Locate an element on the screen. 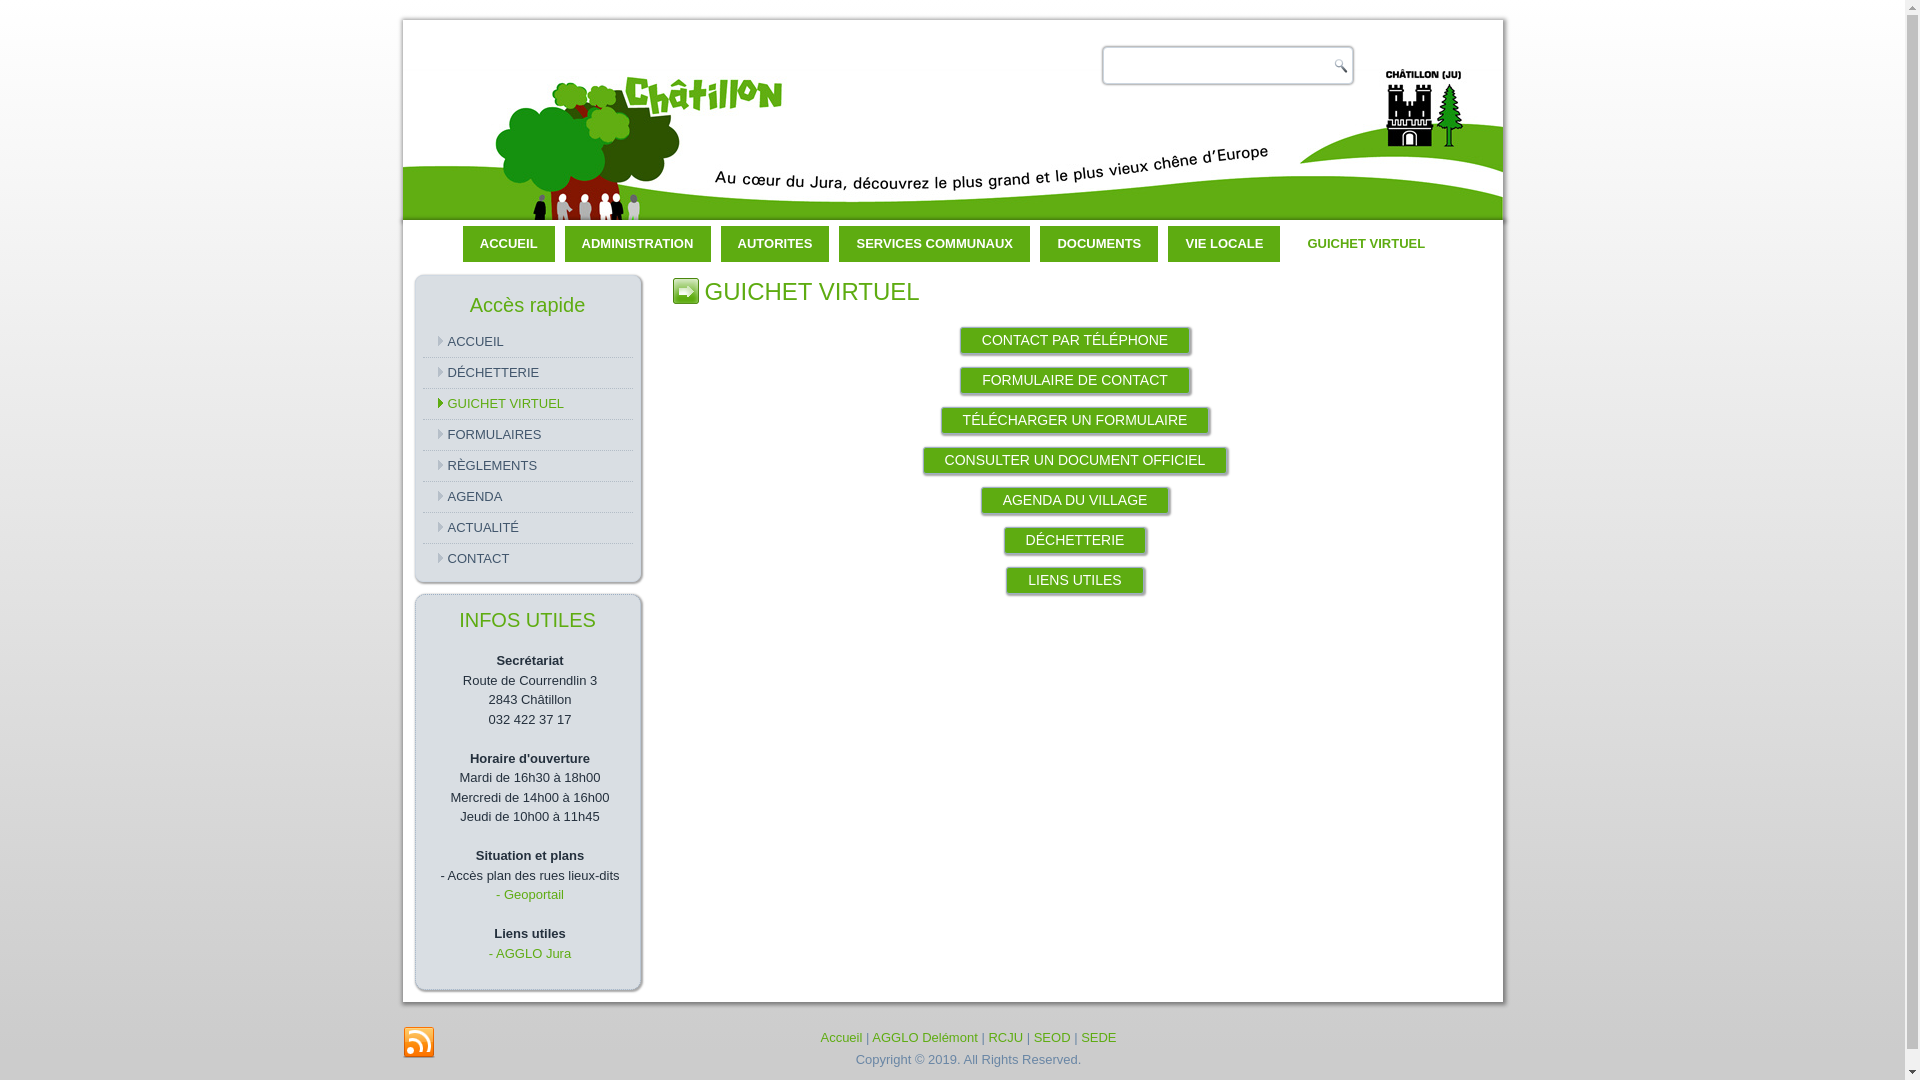  'FORMULAIRE DE CONTACT' is located at coordinates (1074, 380).